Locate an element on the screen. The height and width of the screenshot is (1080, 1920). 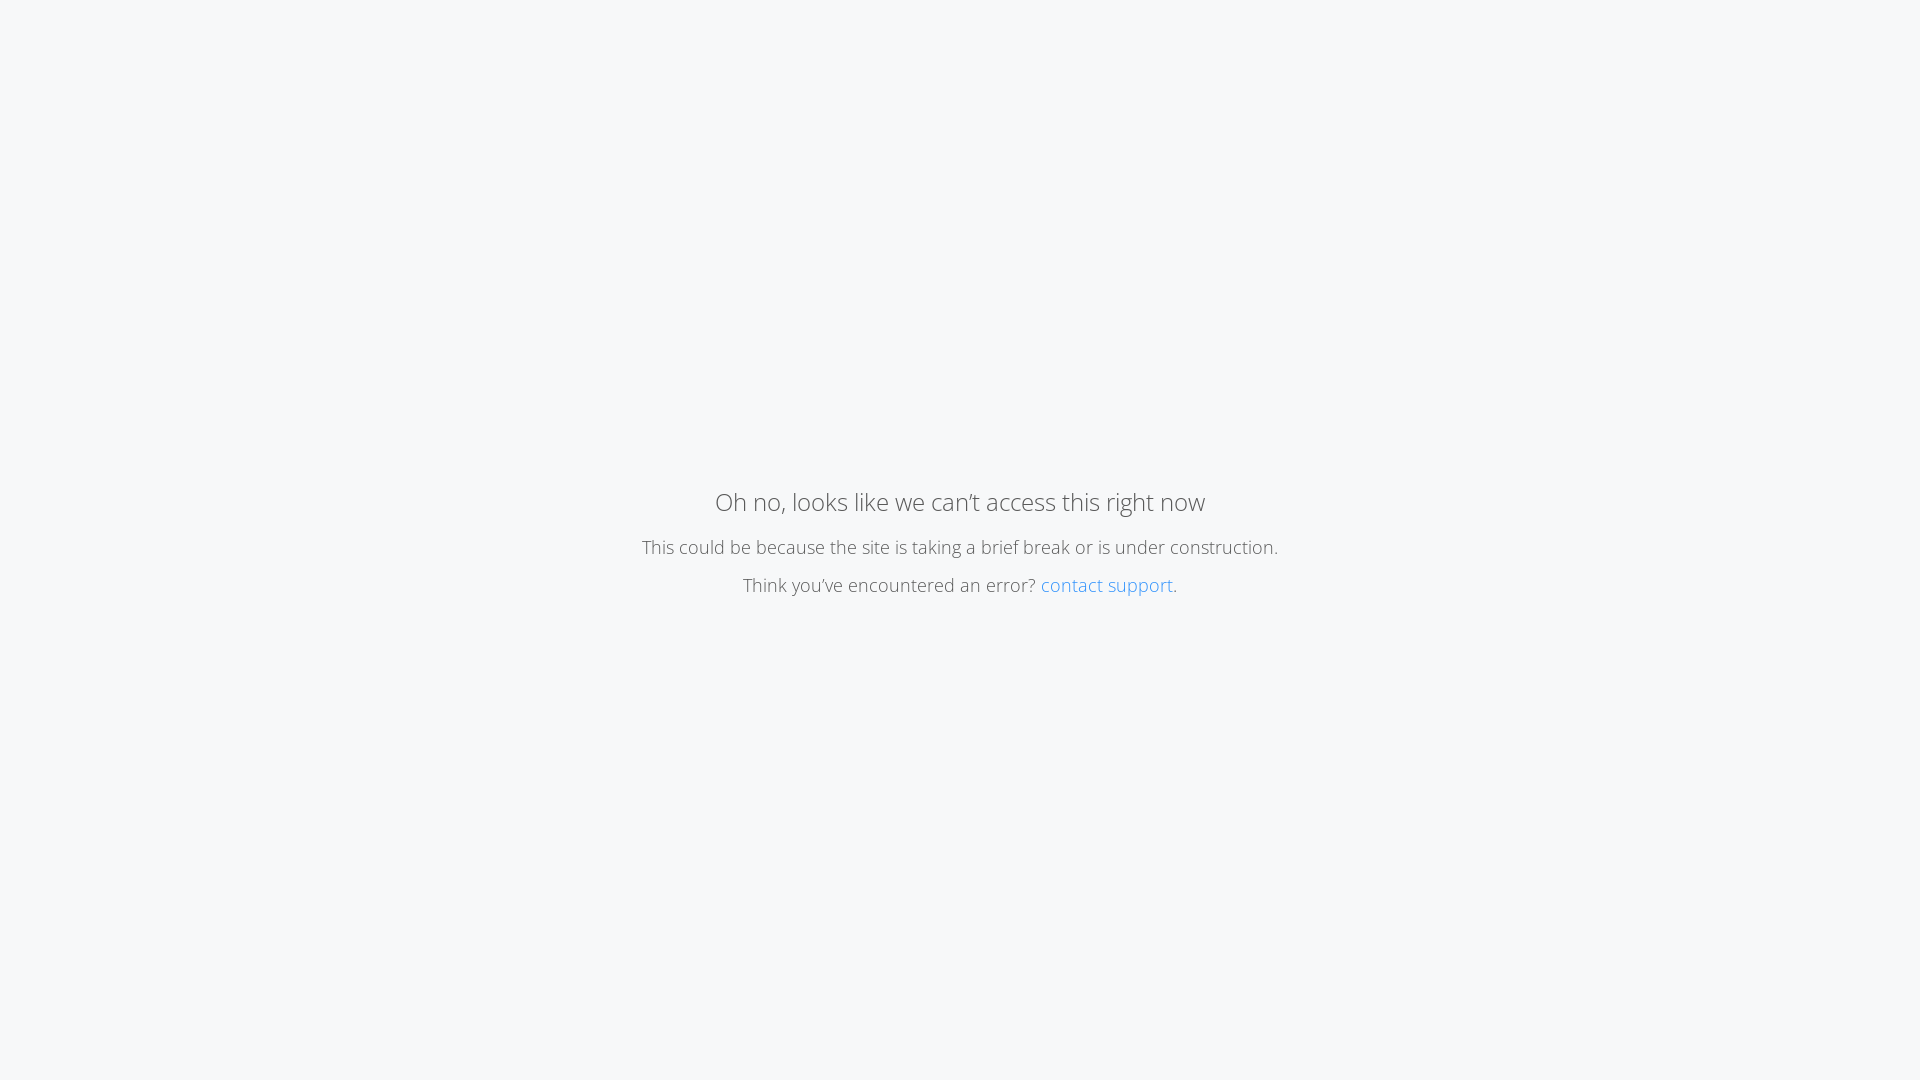
'contact support' is located at coordinates (1106, 585).